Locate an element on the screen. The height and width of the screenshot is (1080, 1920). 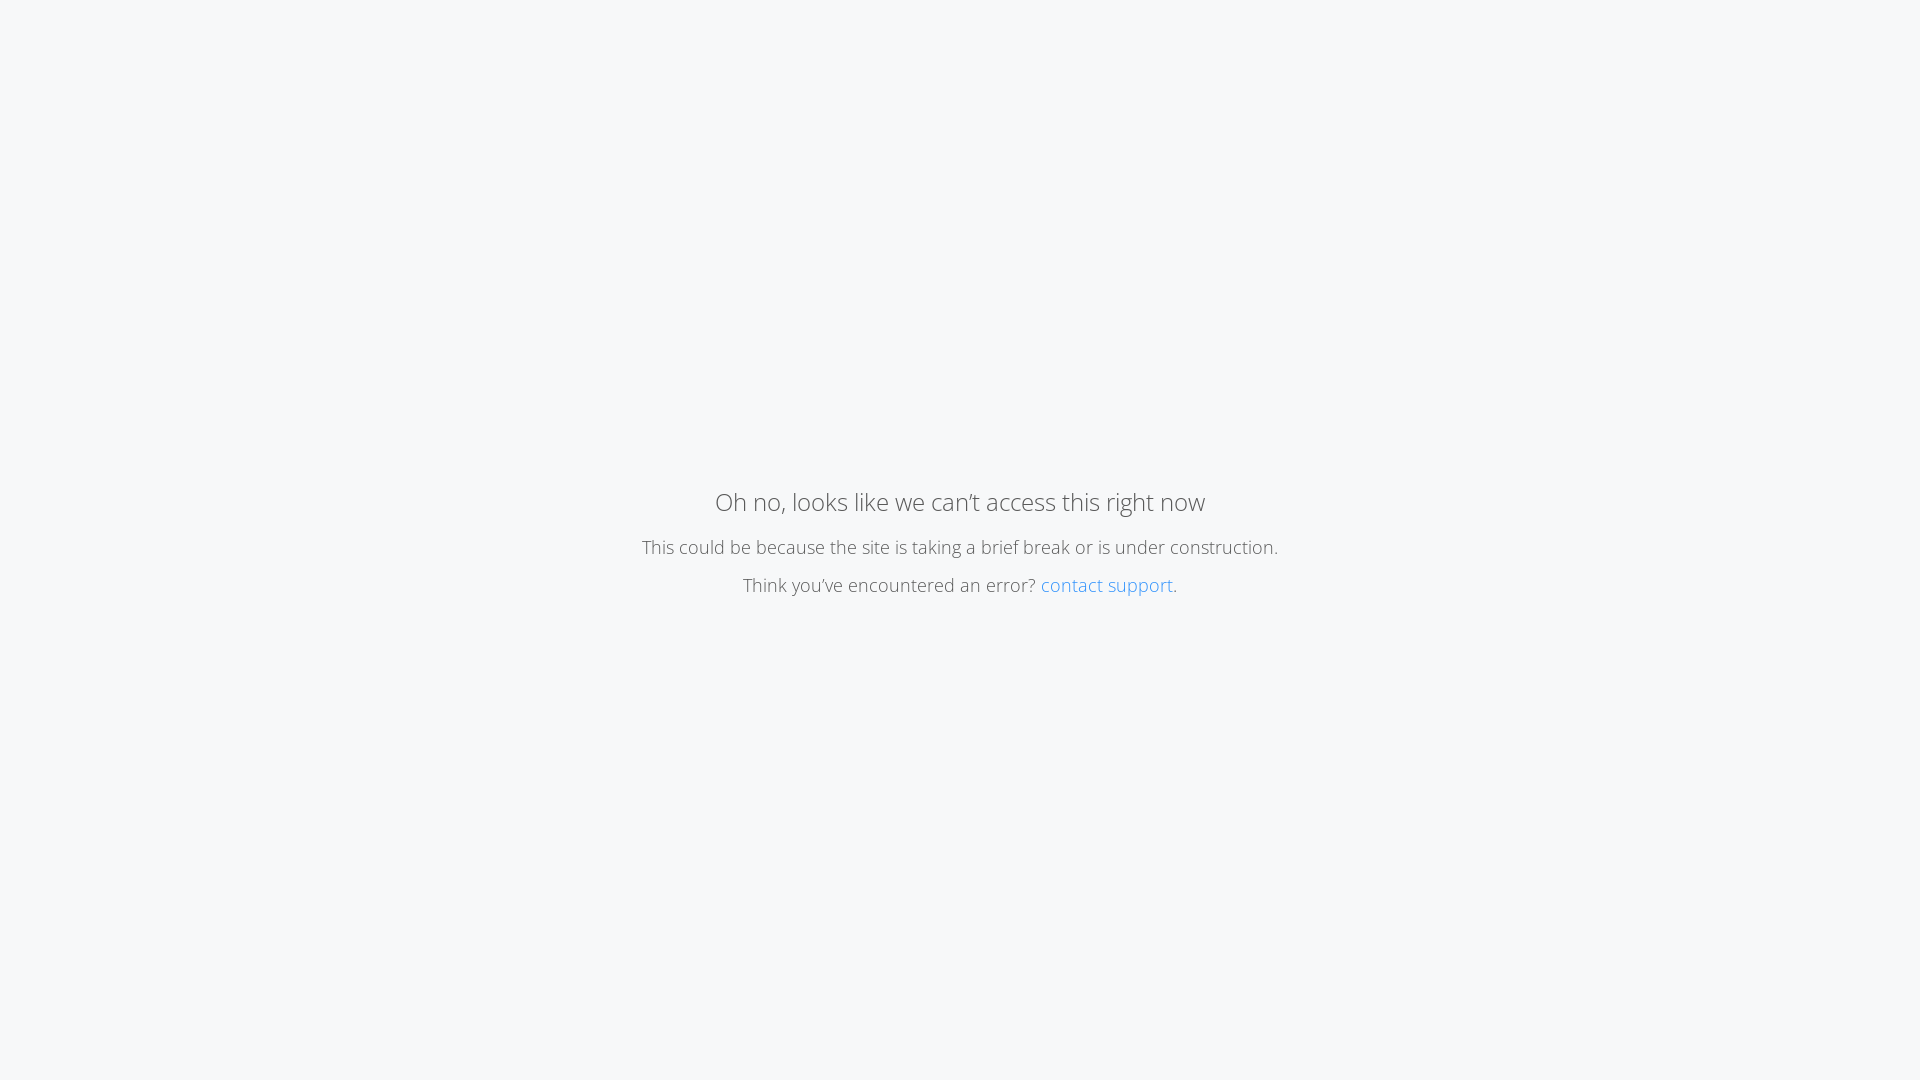
'contact support' is located at coordinates (1106, 585).